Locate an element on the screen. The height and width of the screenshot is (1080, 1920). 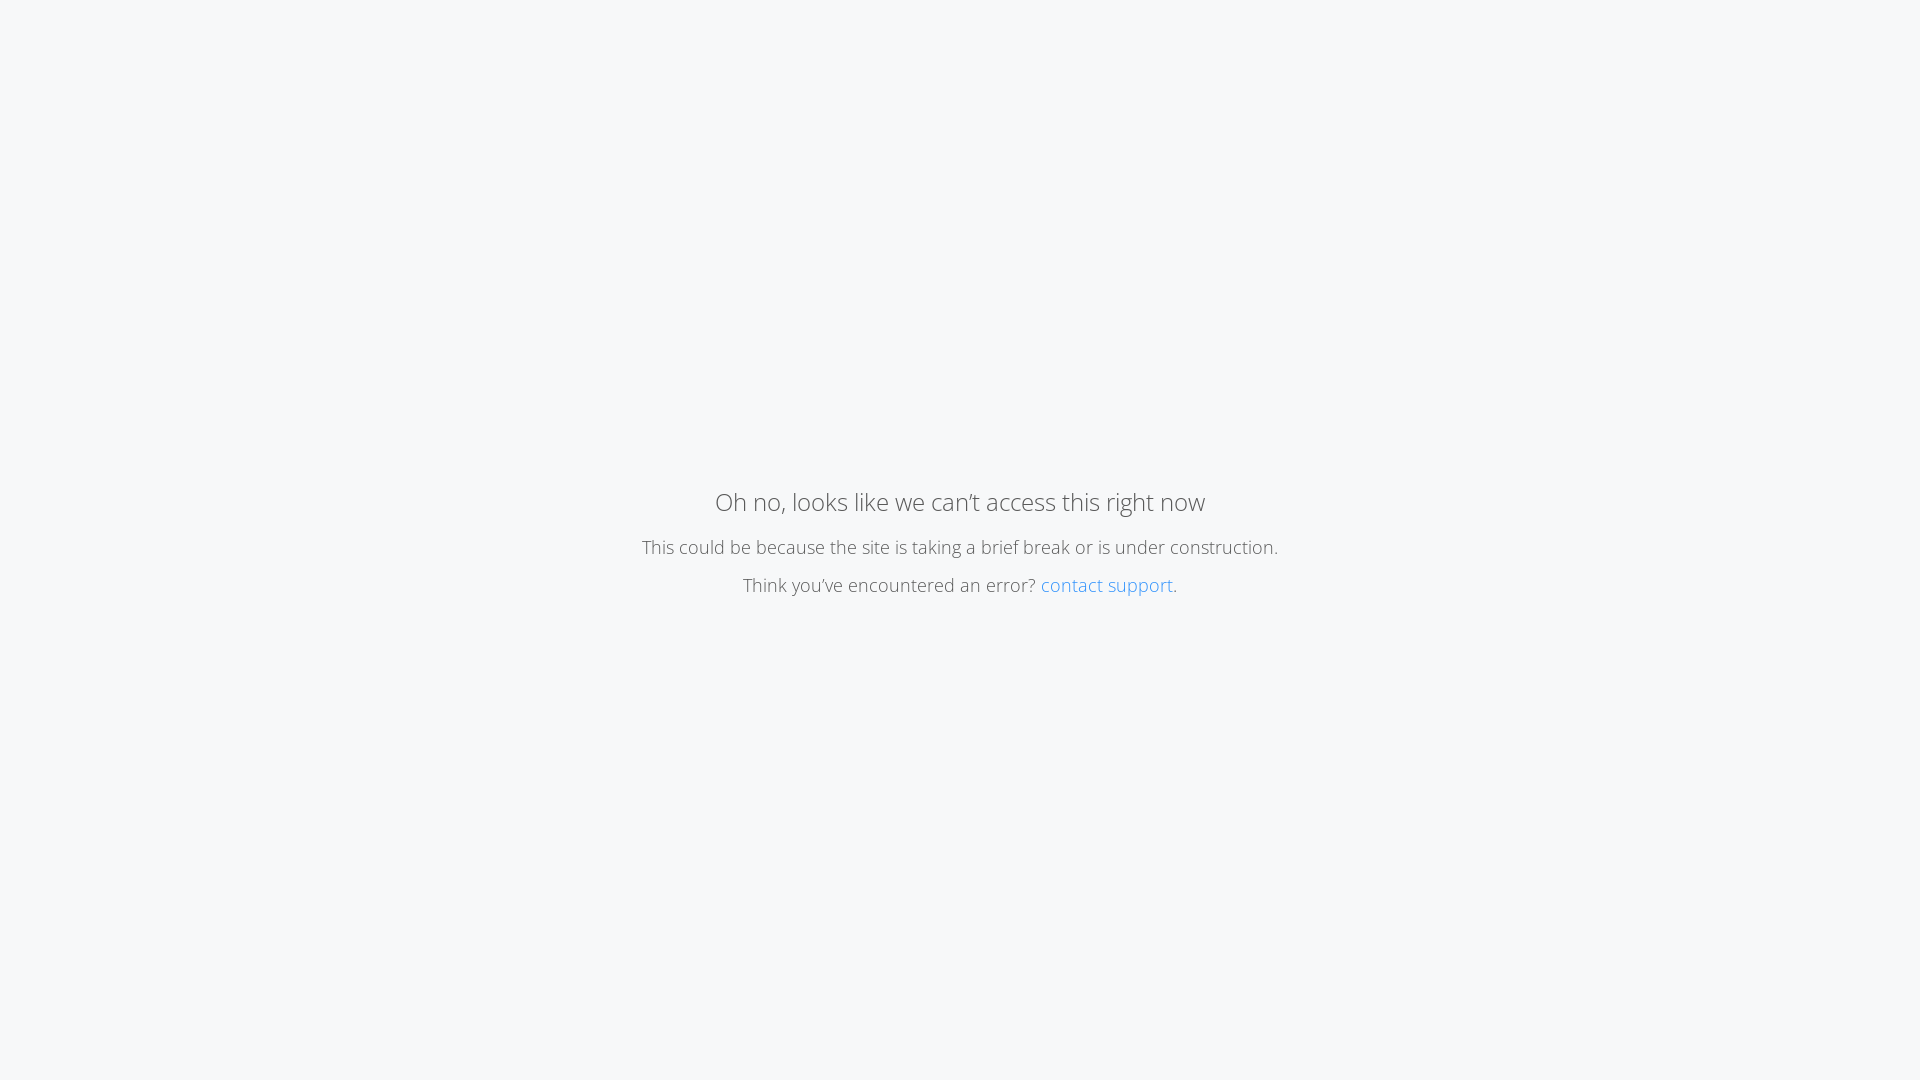
'contact support' is located at coordinates (1106, 585).